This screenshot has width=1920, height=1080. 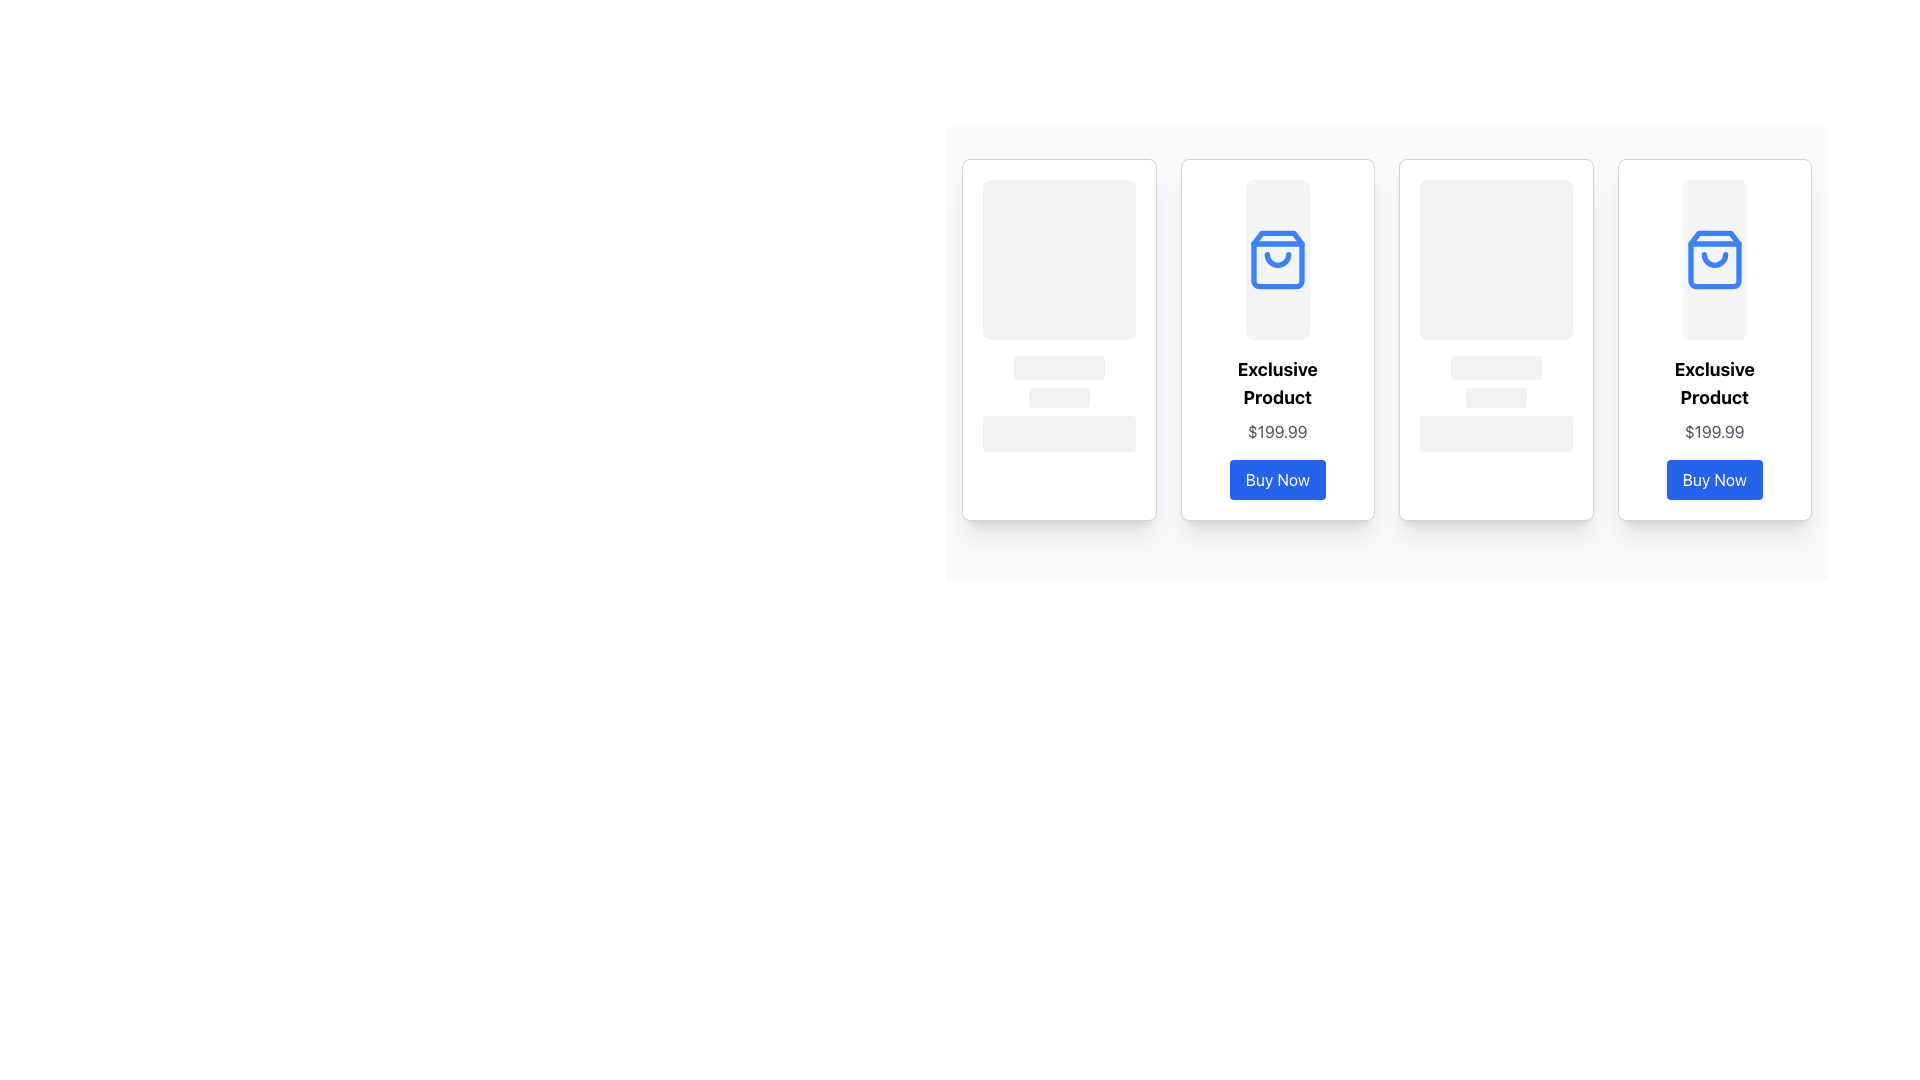 What do you see at coordinates (1713, 479) in the screenshot?
I see `the 'Buy Now' button with a blue background and white text` at bounding box center [1713, 479].